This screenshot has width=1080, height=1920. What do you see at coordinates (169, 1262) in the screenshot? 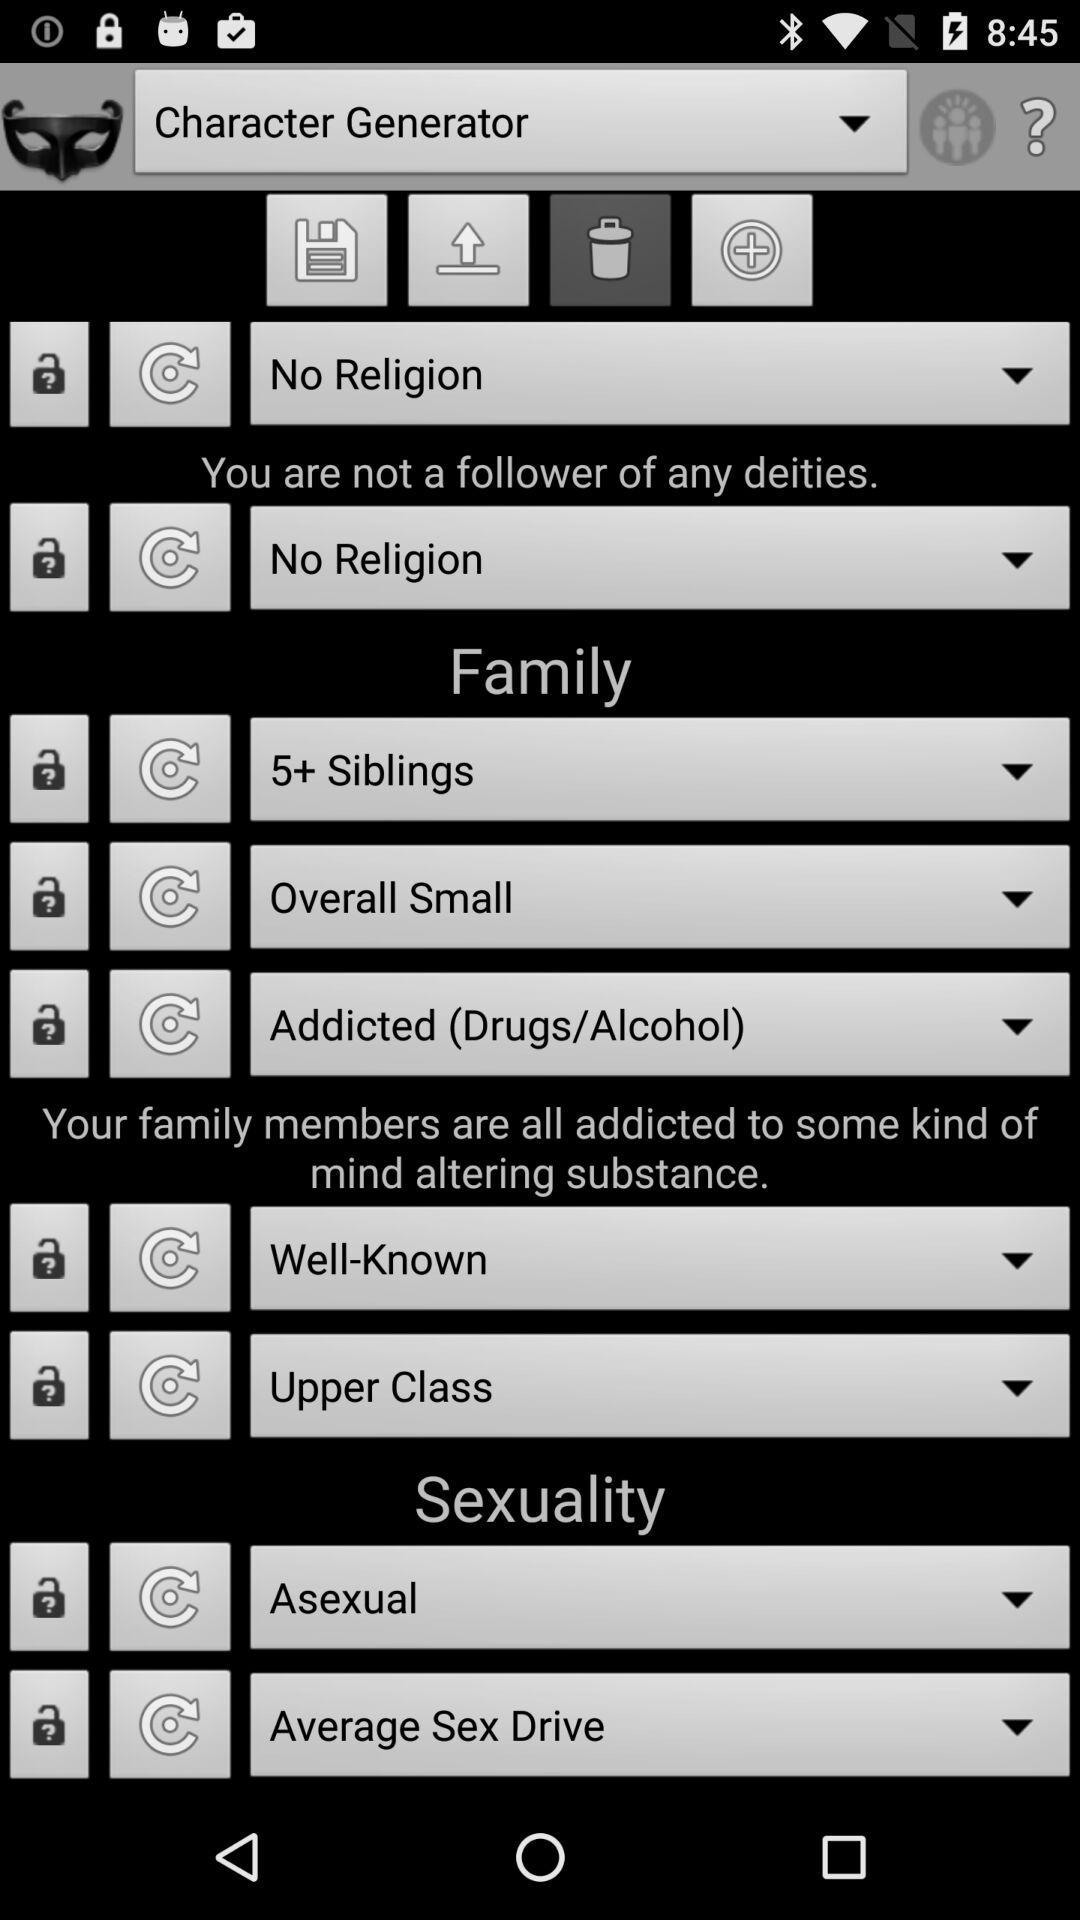
I see `refresh the option` at bounding box center [169, 1262].